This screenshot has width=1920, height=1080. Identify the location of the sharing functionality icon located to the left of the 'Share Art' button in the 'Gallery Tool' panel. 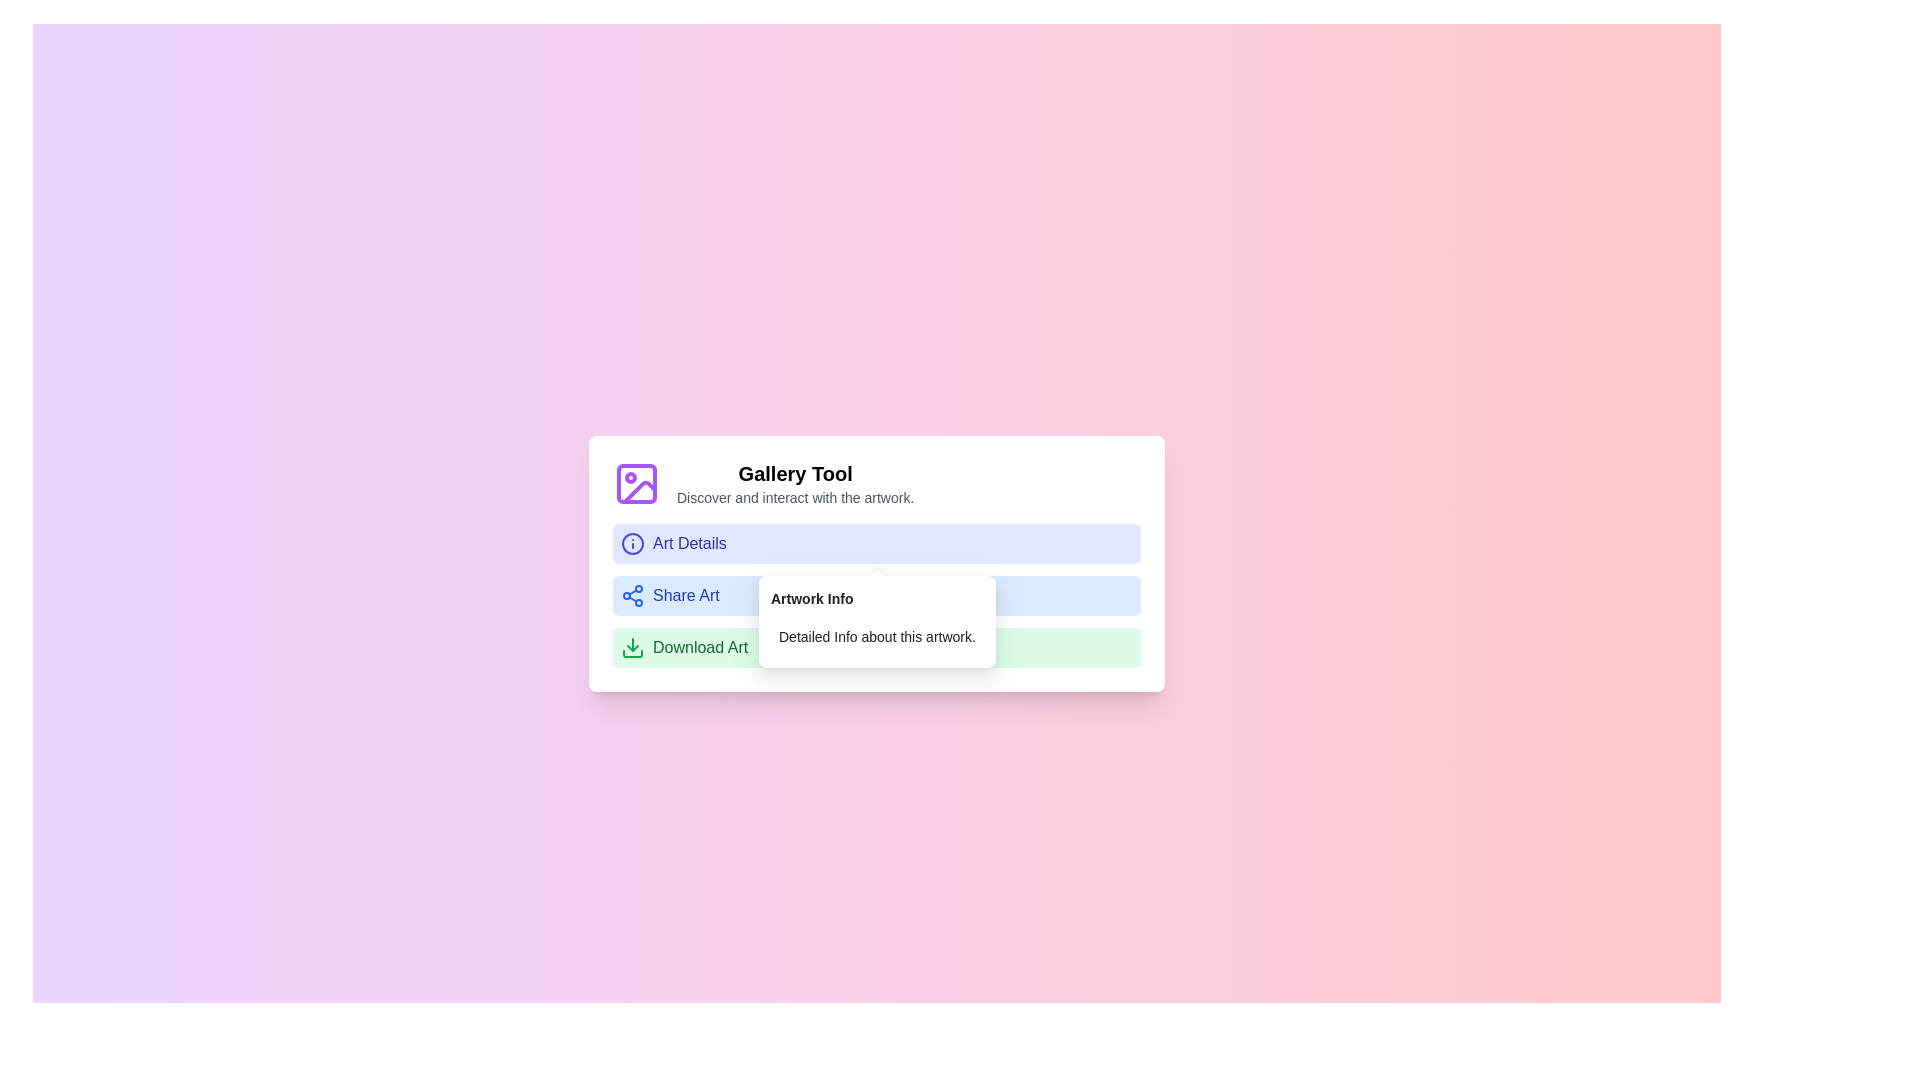
(632, 595).